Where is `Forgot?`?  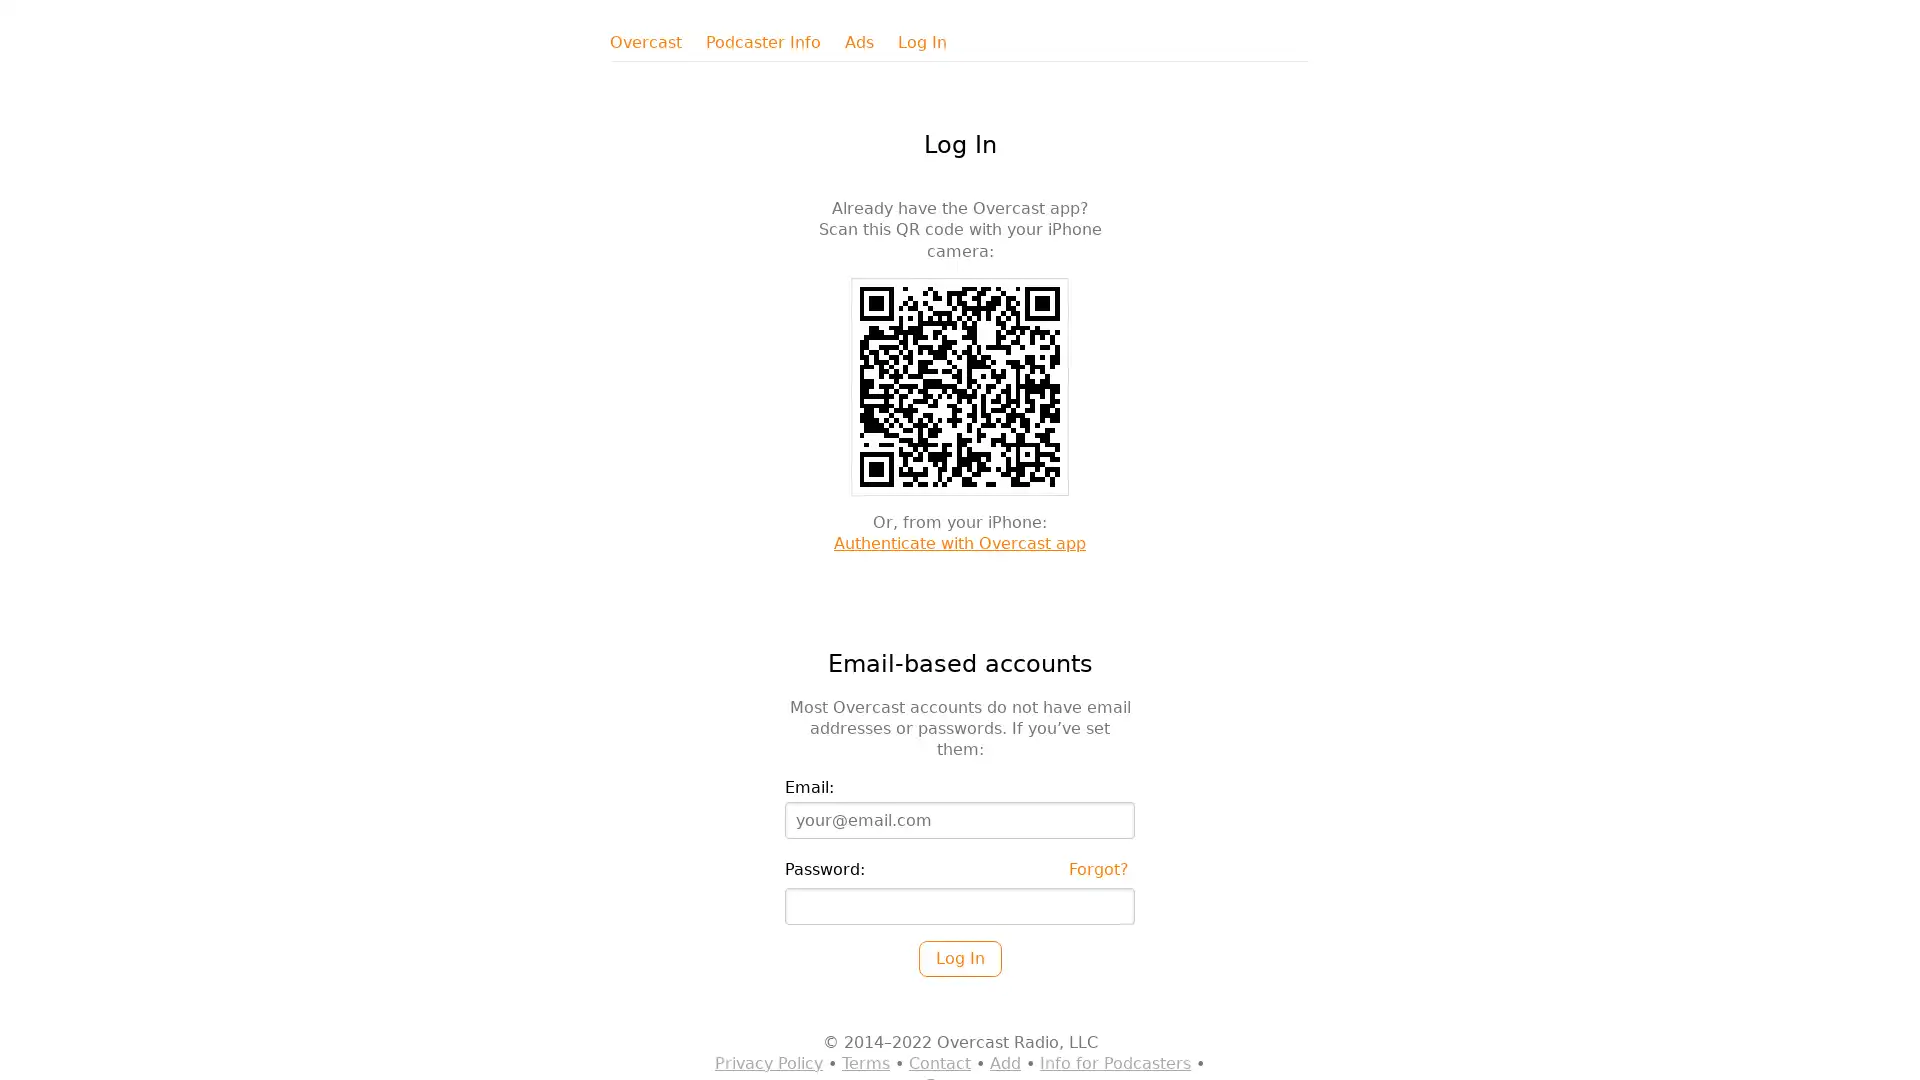
Forgot? is located at coordinates (1098, 867).